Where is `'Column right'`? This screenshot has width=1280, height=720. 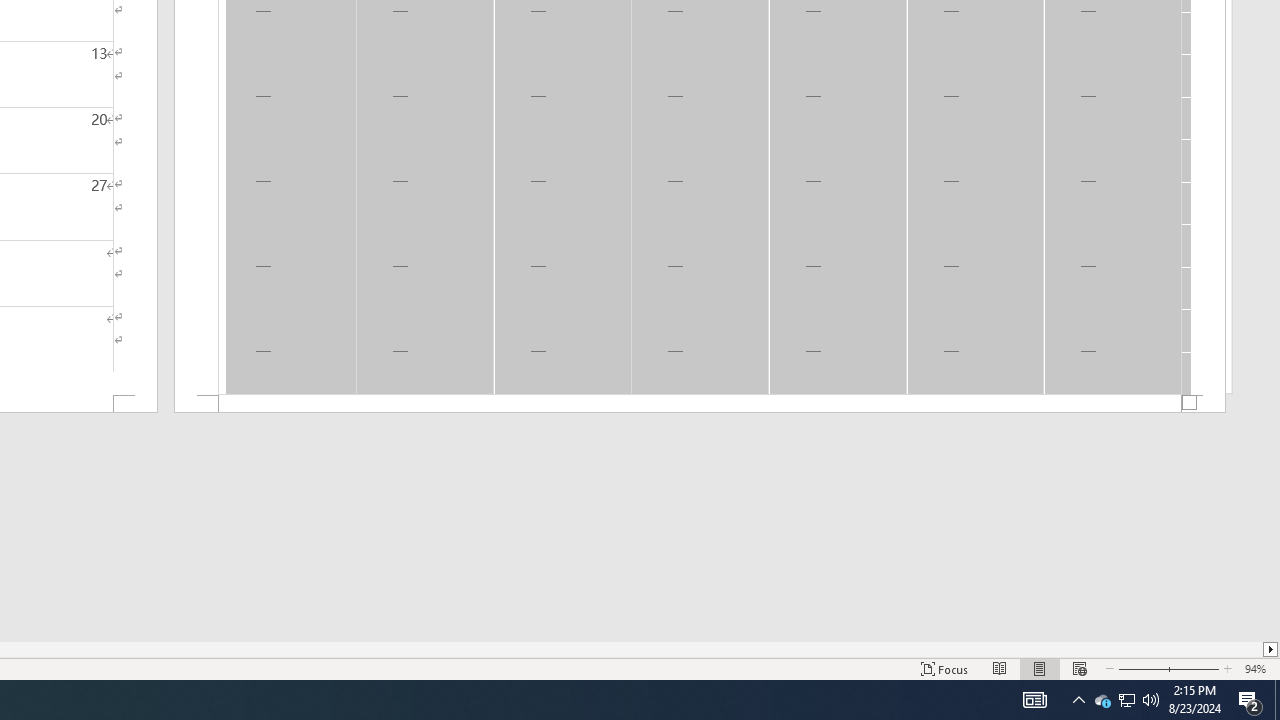 'Column right' is located at coordinates (1270, 649).